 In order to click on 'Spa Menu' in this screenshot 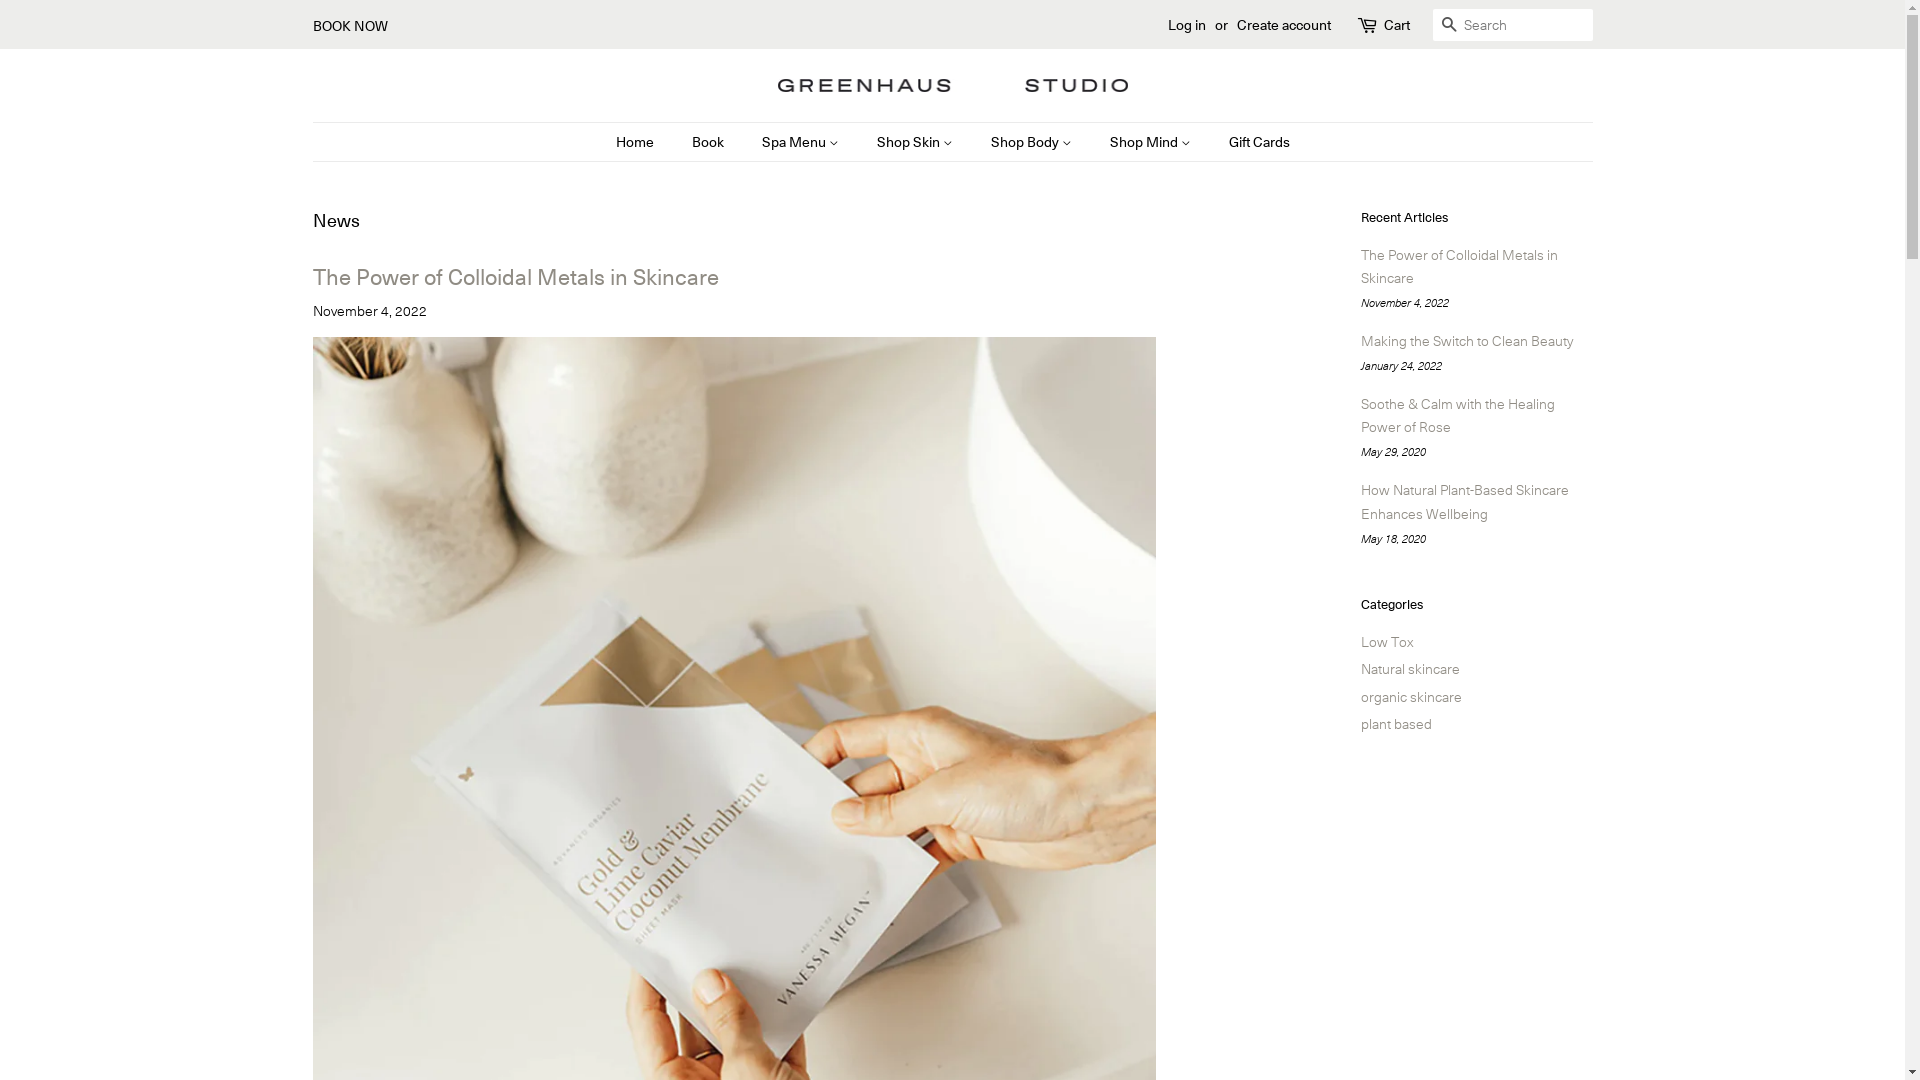, I will do `click(801, 141)`.